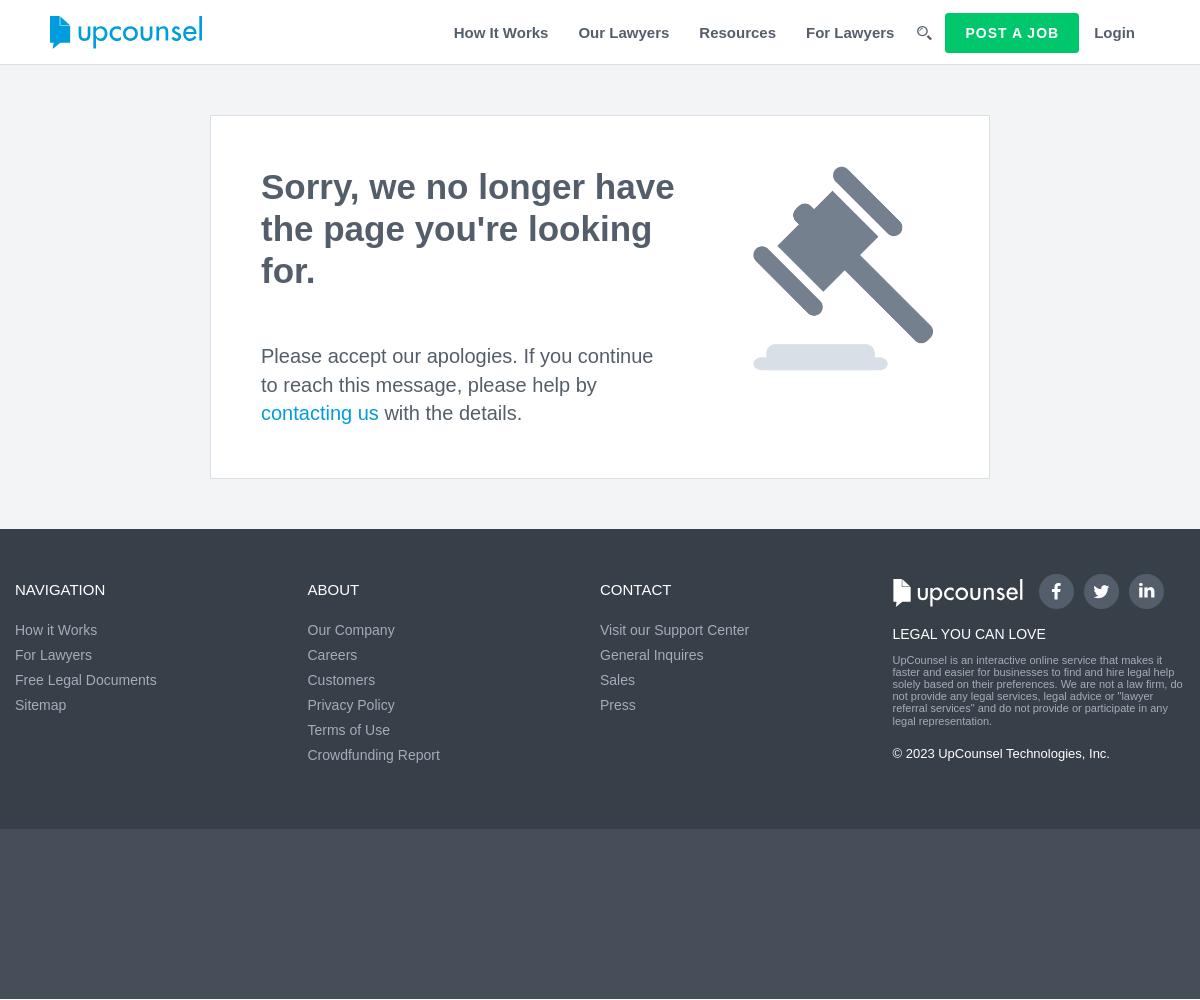 The width and height of the screenshot is (1200, 1000). I want to click on 'Privacy Policy', so click(350, 704).